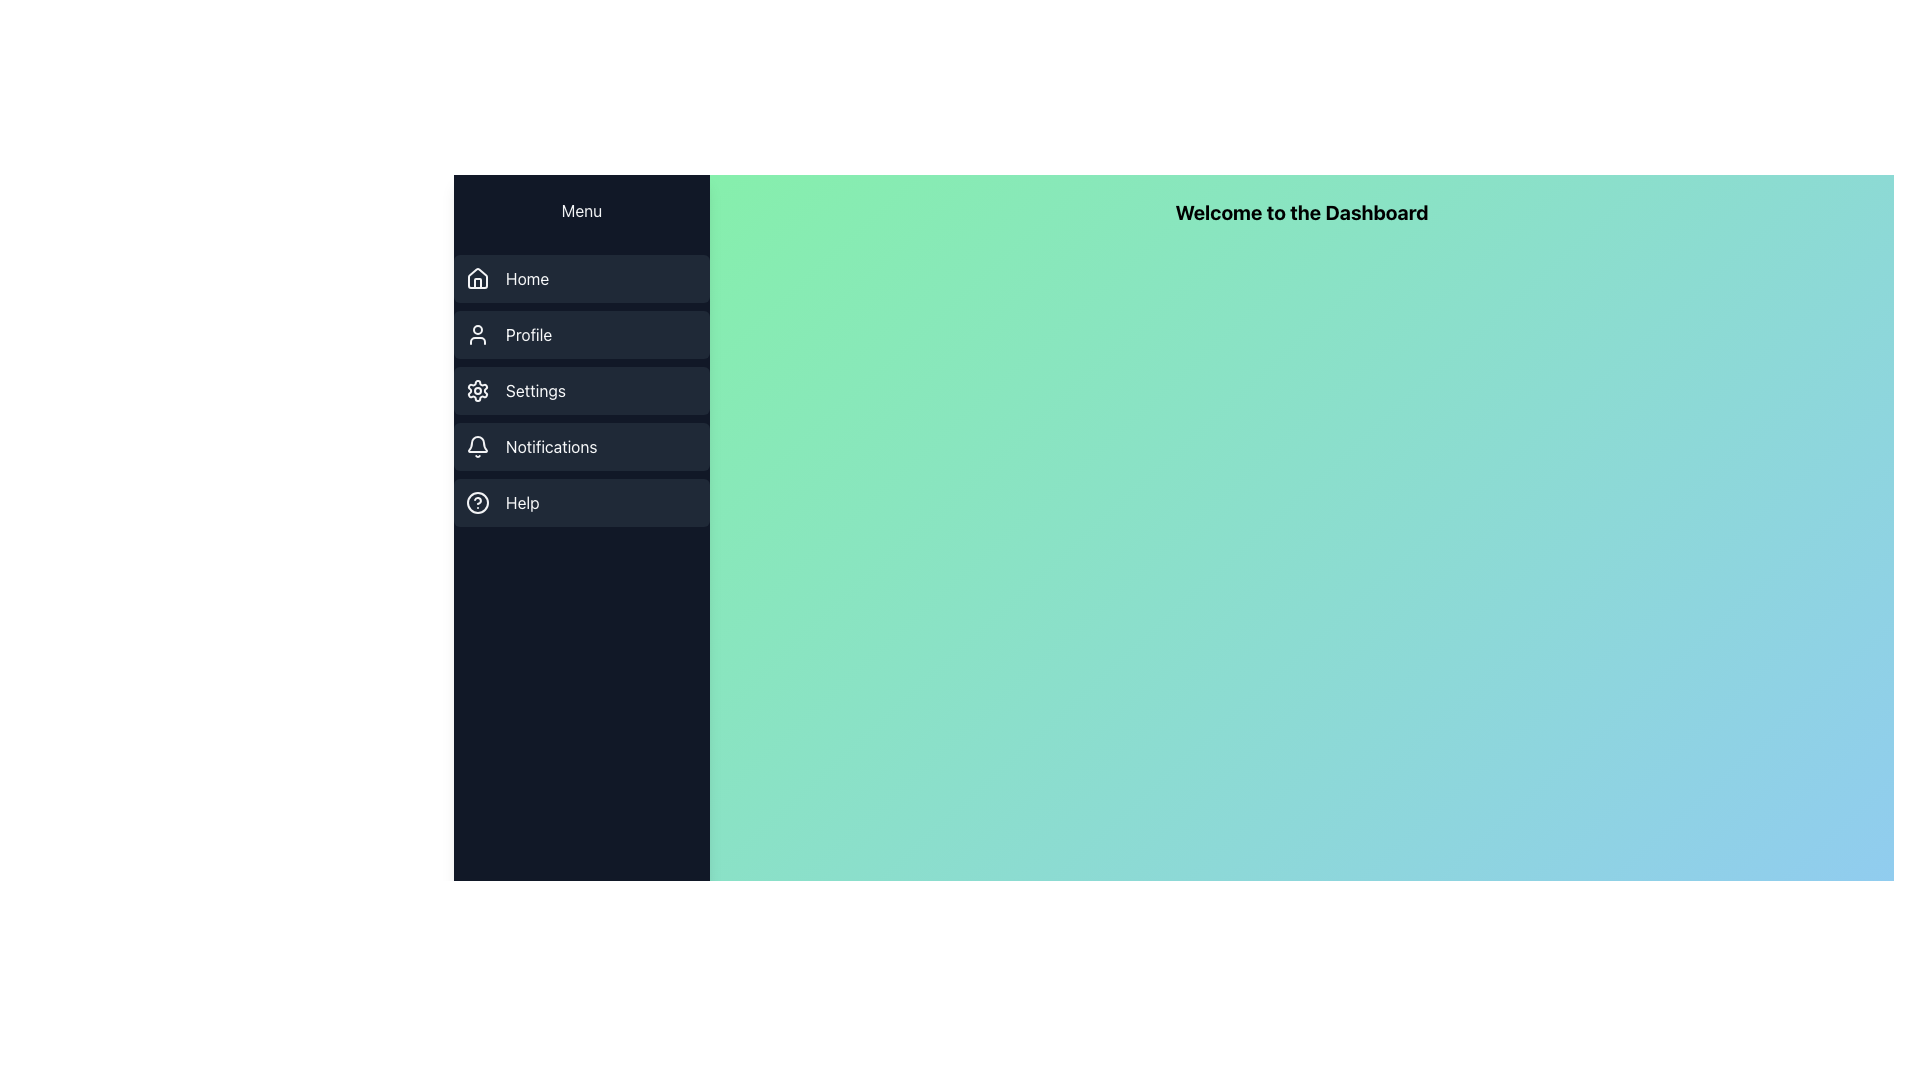 This screenshot has height=1080, width=1920. Describe the element at coordinates (477, 501) in the screenshot. I see `the inner circle of the 'Help' menu item in the vertical navigation menu, which is a circular SVG component styled with a gray color and located within a button-like item` at that location.